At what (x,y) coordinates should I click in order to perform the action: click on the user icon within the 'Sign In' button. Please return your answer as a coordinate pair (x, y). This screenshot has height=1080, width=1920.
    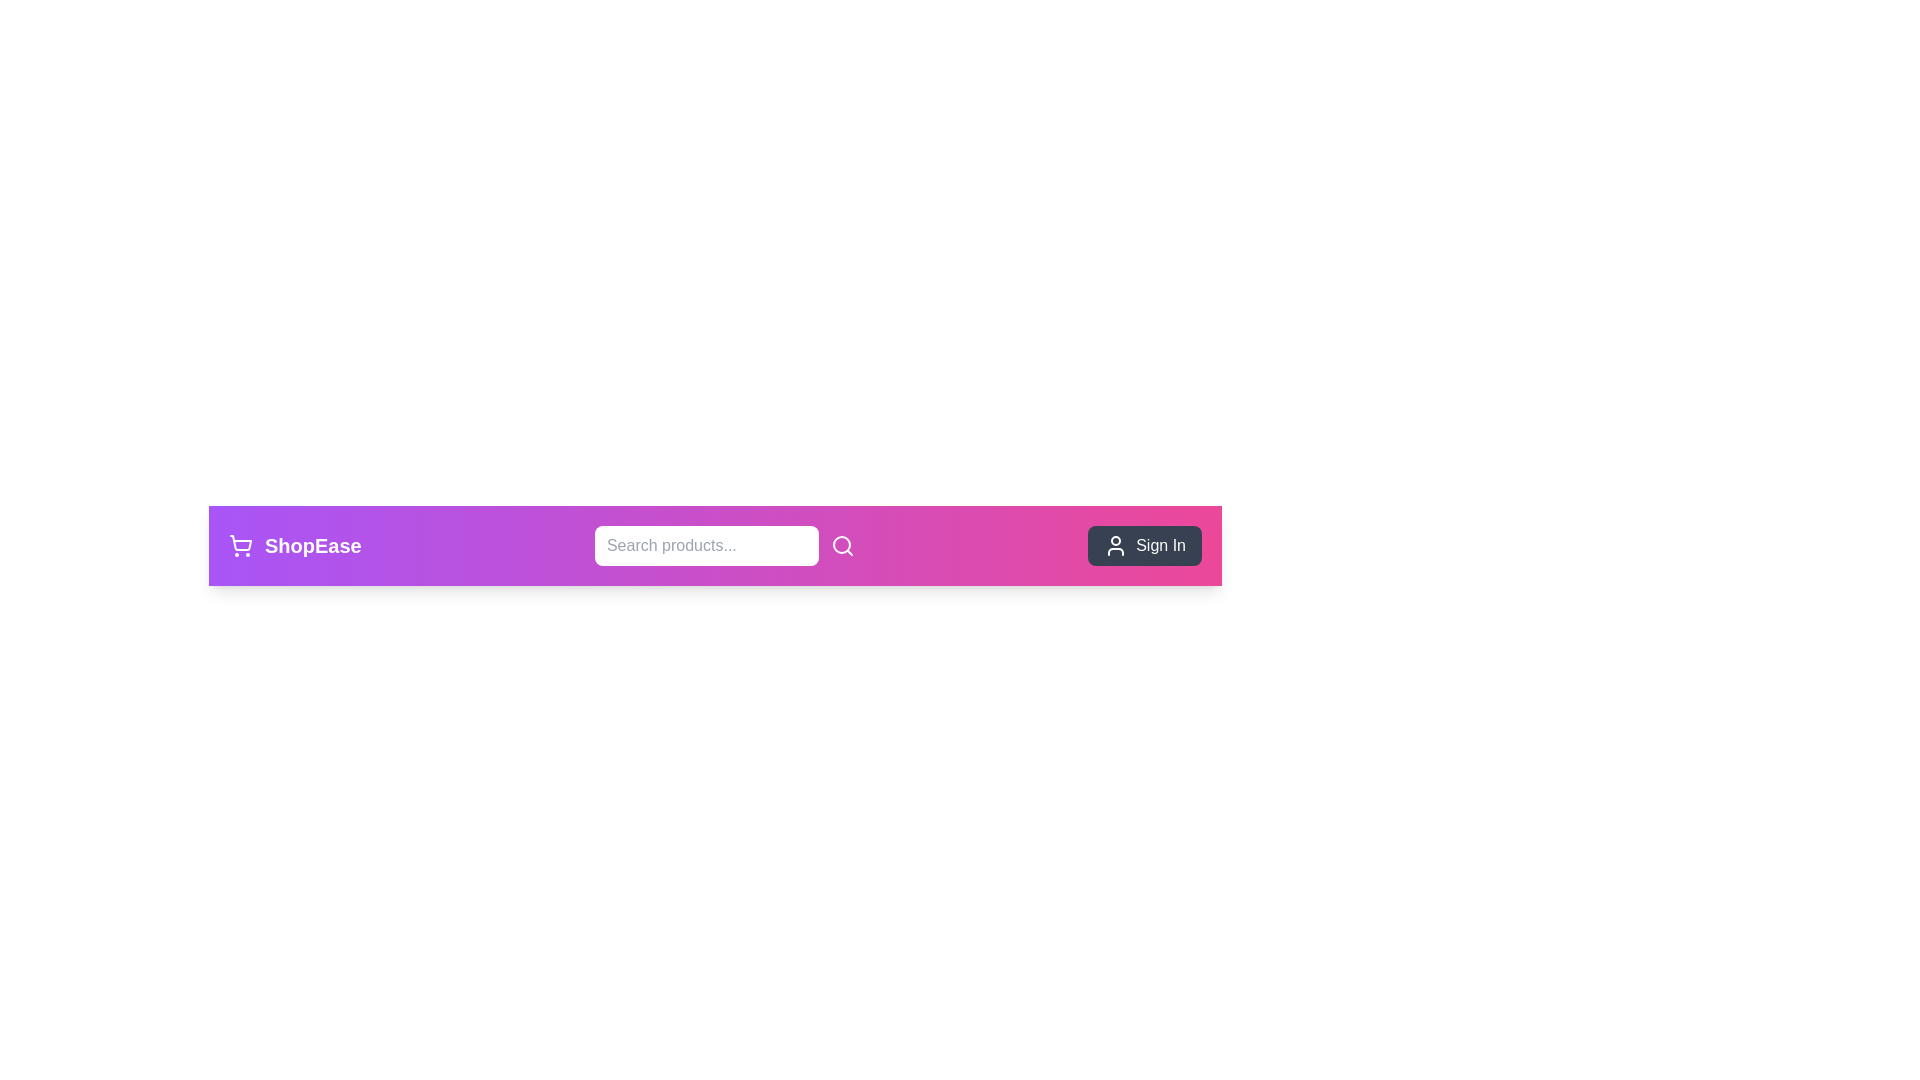
    Looking at the image, I should click on (1115, 546).